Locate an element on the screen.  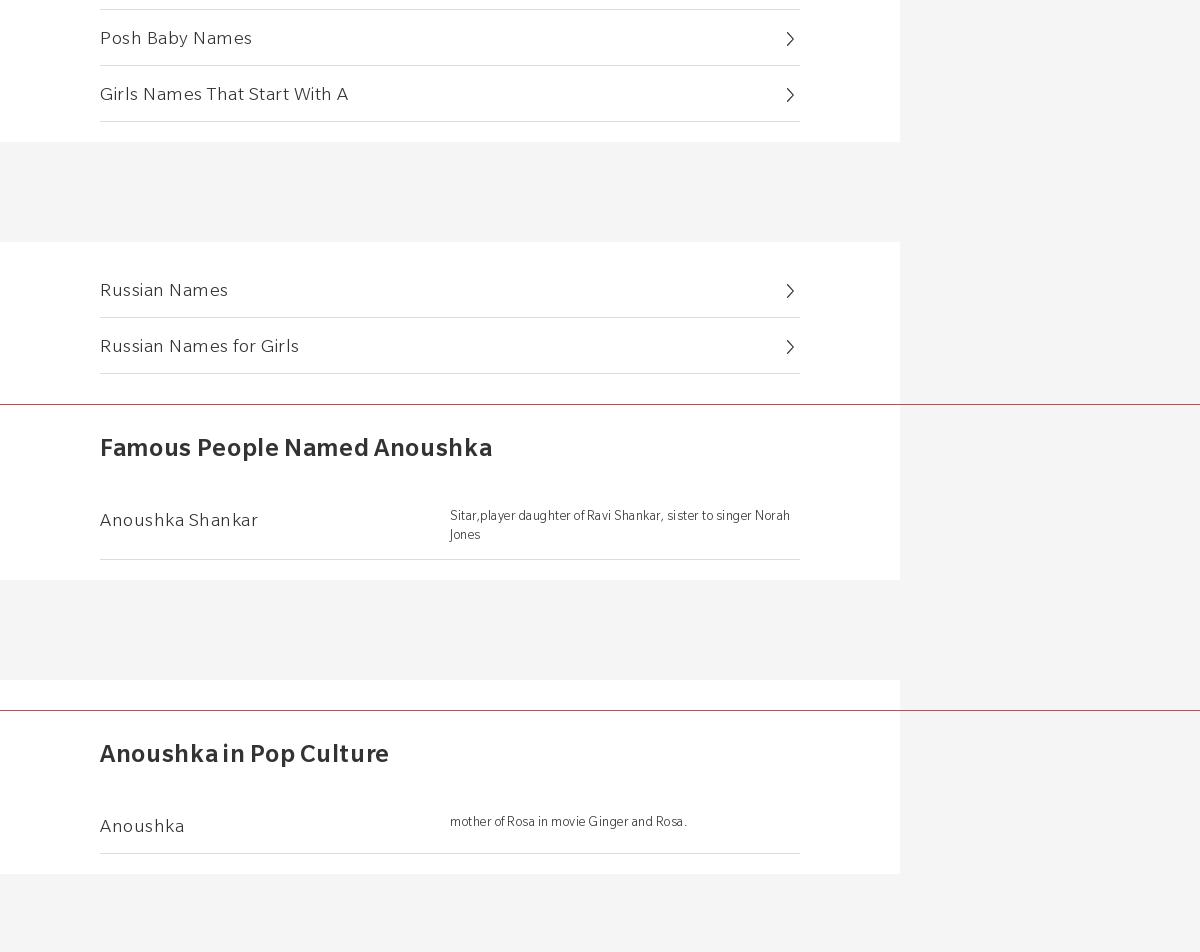
'Girls Names That Start With A' is located at coordinates (223, 92).